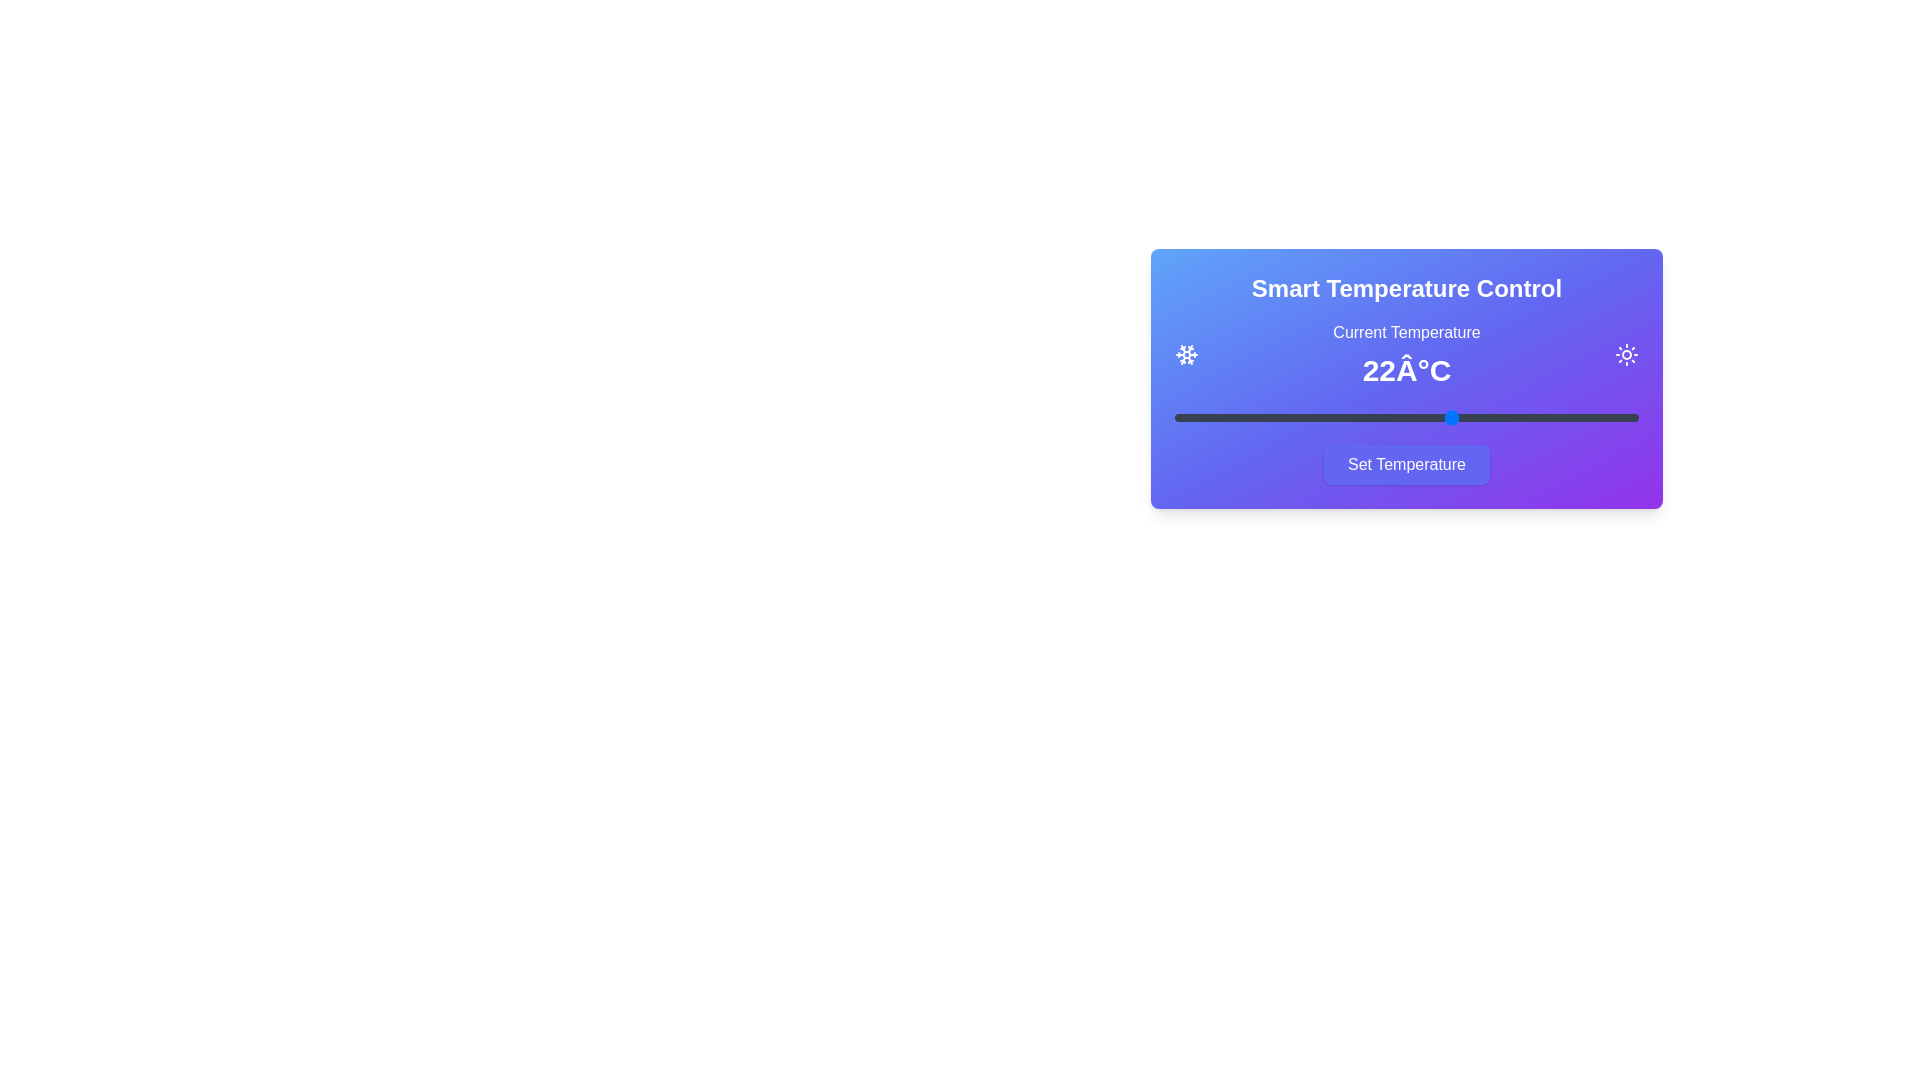  What do you see at coordinates (1405, 416) in the screenshot?
I see `the temperature slider` at bounding box center [1405, 416].